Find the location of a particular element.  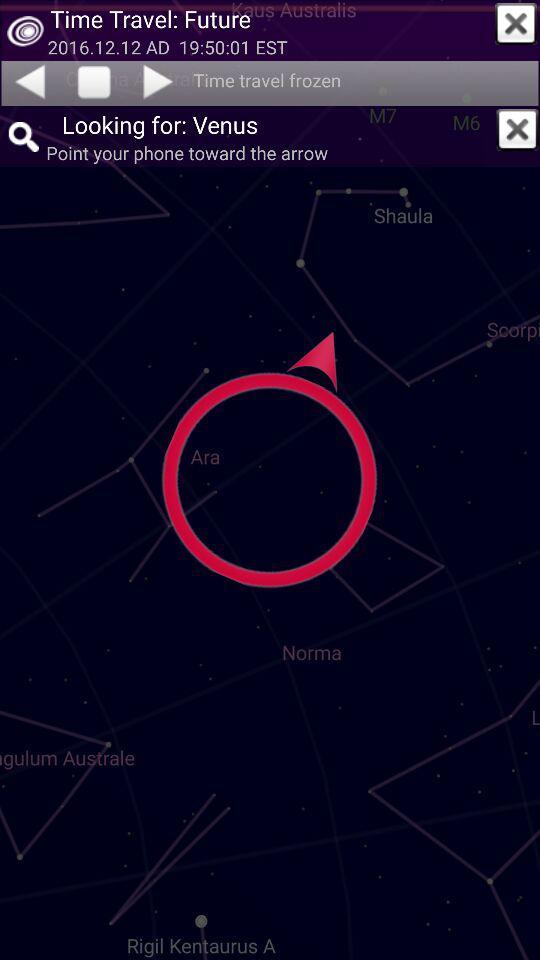

this window is located at coordinates (517, 128).